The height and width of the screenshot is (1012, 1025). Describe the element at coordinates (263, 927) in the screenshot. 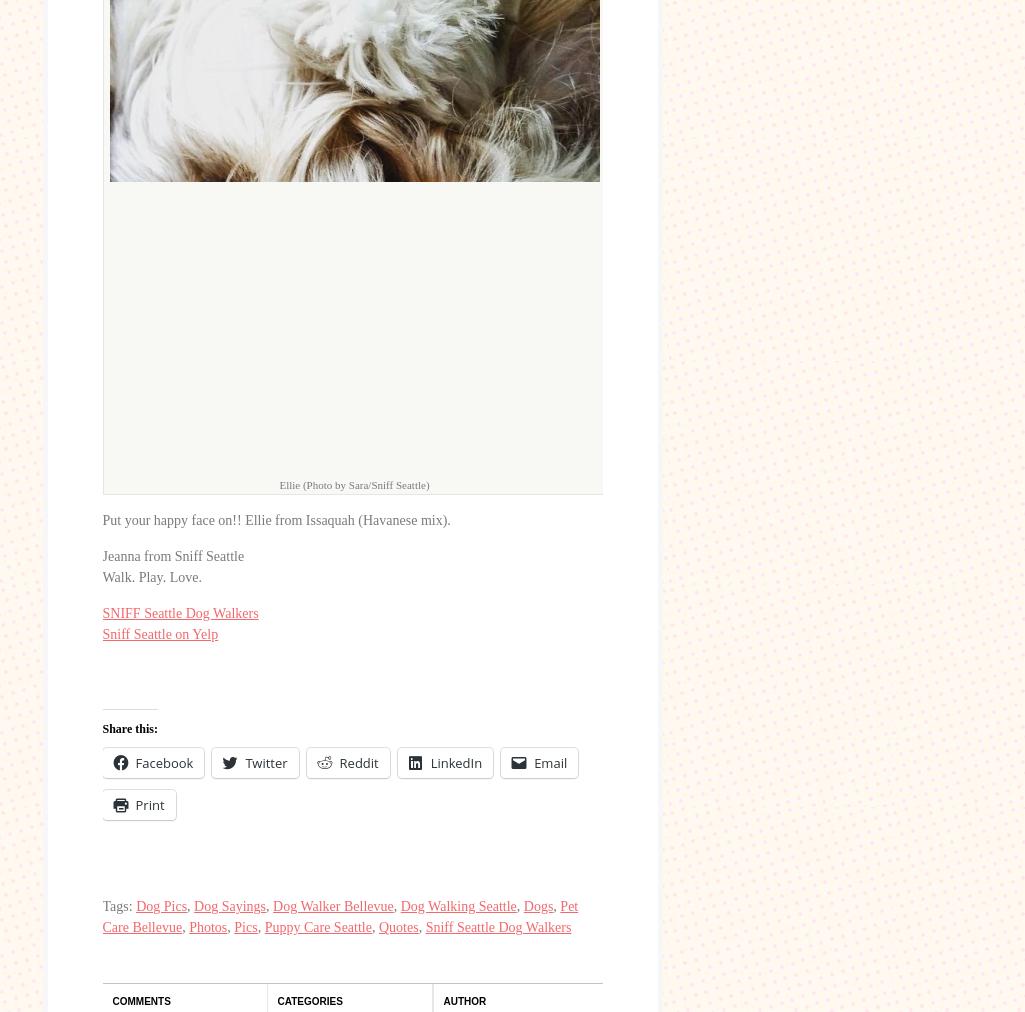

I see `'Puppy Care Seattle'` at that location.